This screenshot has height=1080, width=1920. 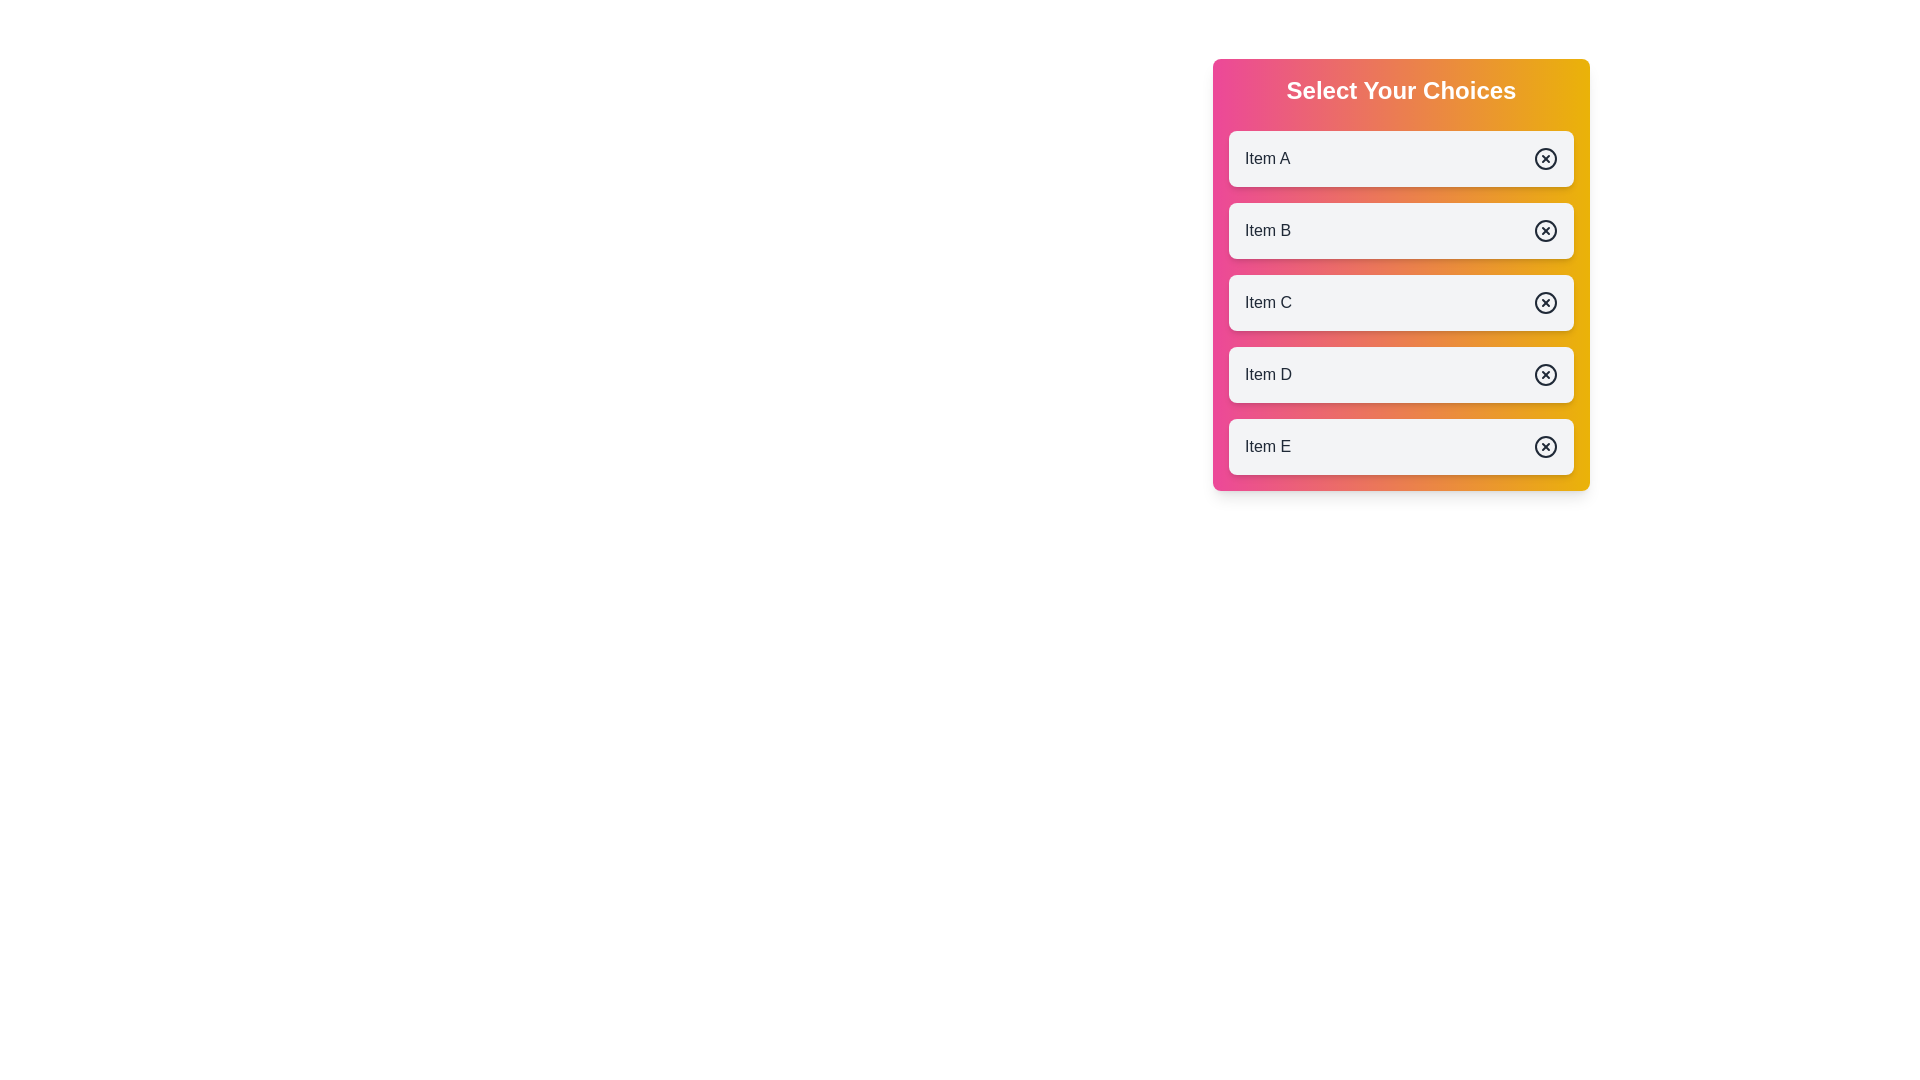 What do you see at coordinates (1400, 374) in the screenshot?
I see `the button labeled Item D to observe the animation` at bounding box center [1400, 374].